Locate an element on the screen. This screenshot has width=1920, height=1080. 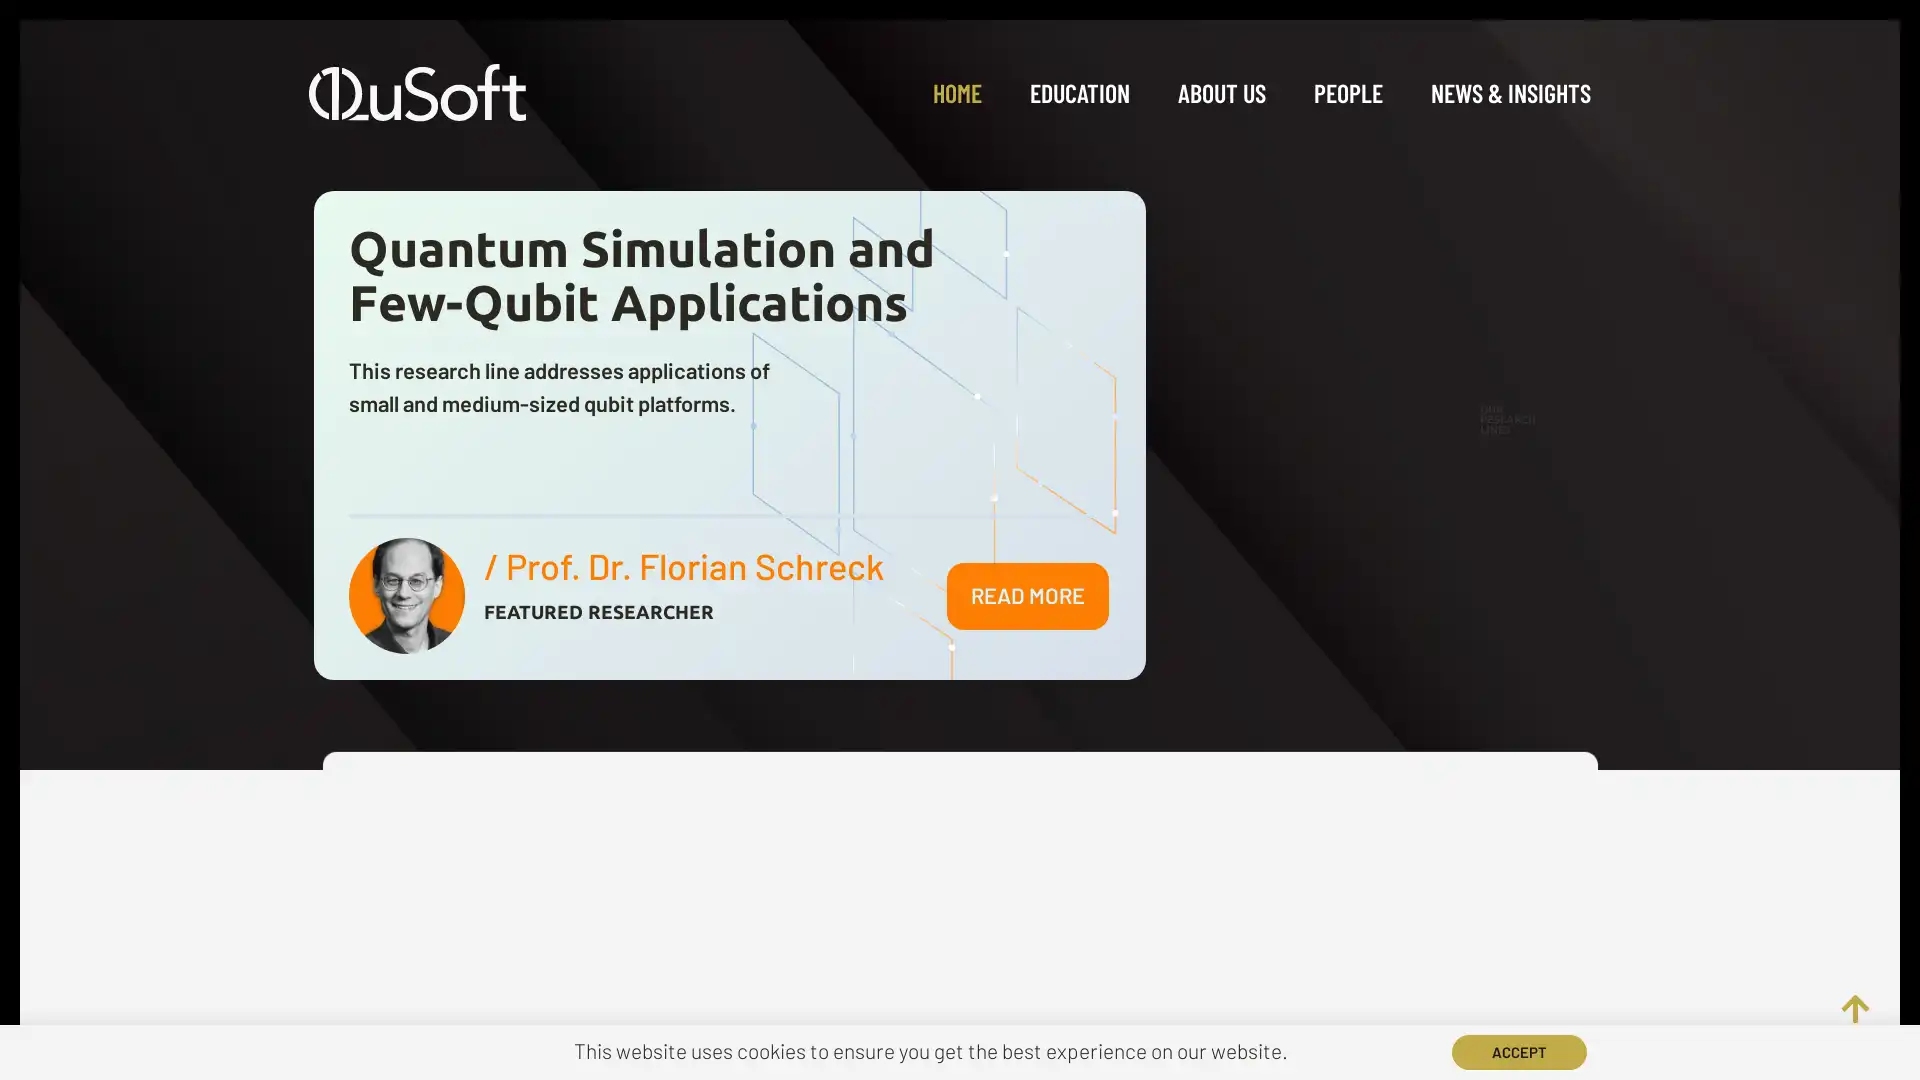
ACCEPT is located at coordinates (1519, 1051).